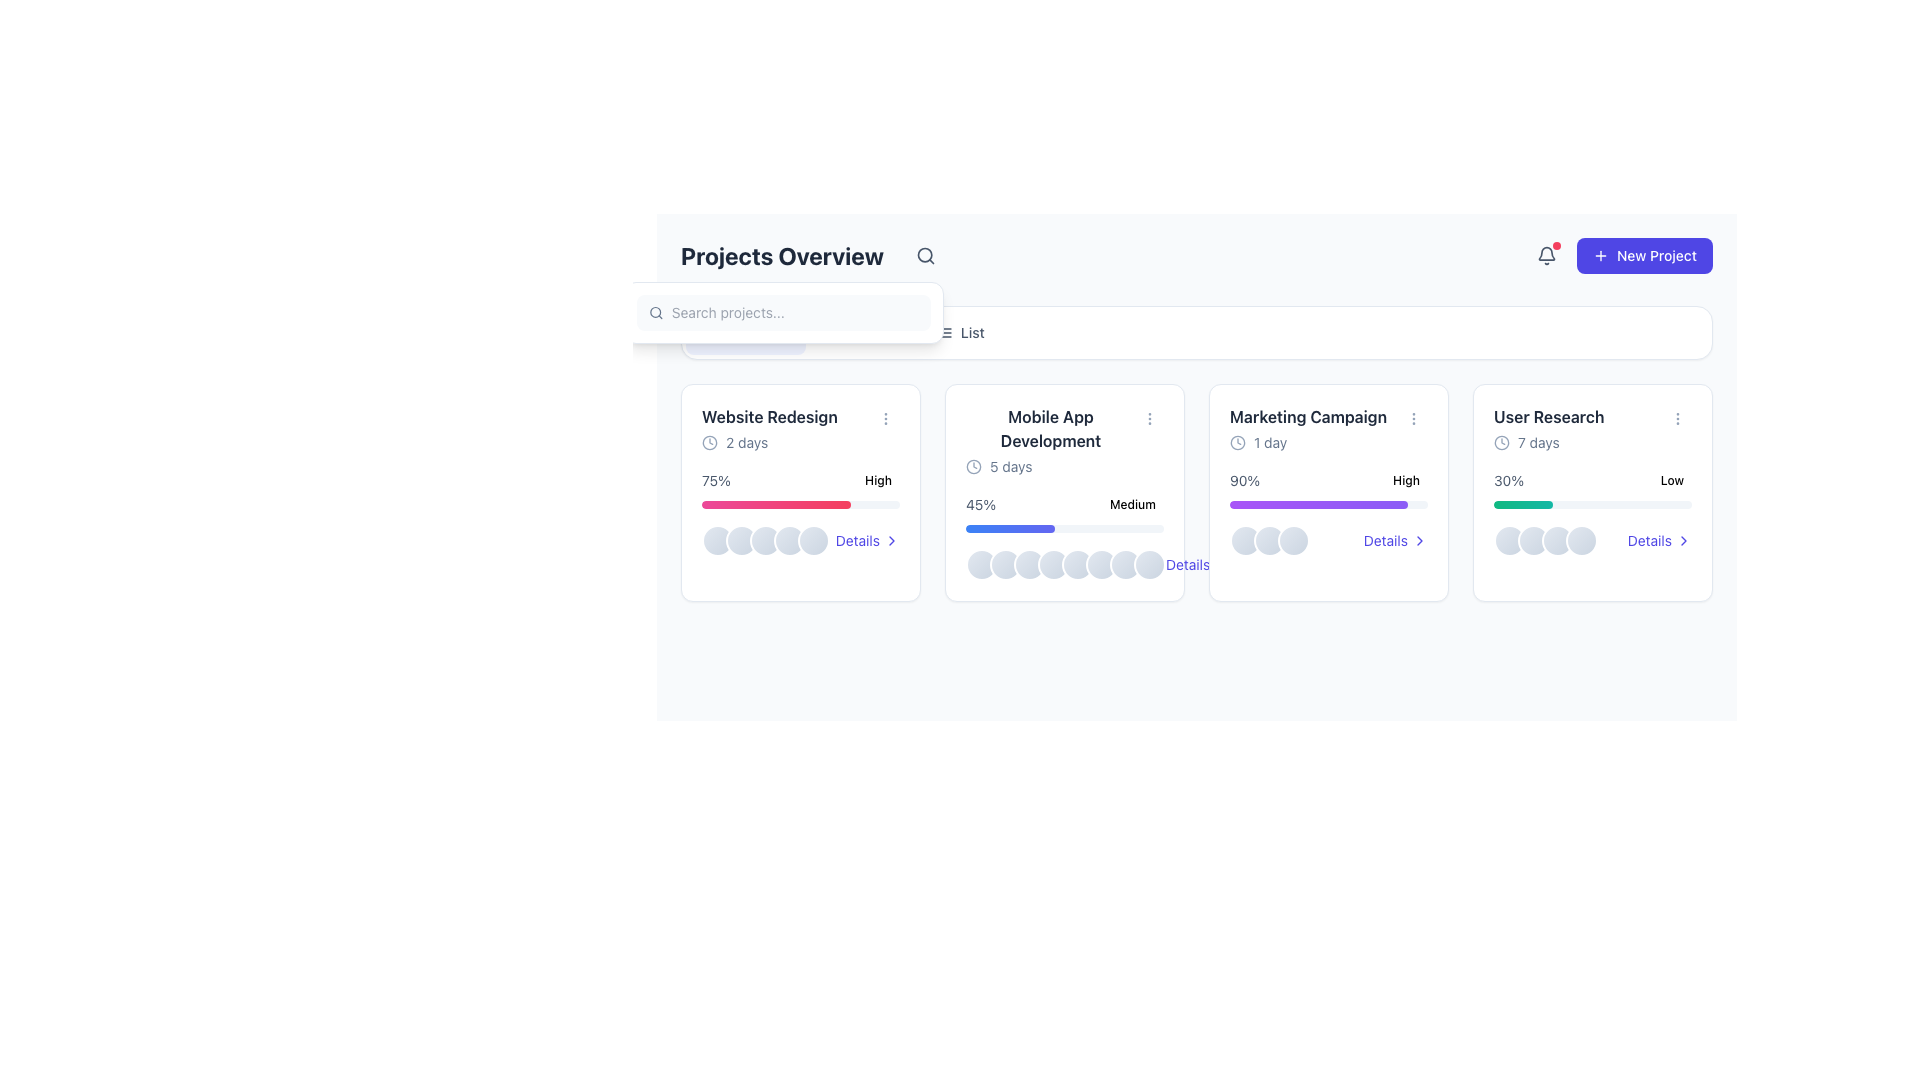 The width and height of the screenshot is (1920, 1080). I want to click on the 'List' view button, which is the third option in the horizontal menu bar at the top-right section of the interface, so click(960, 331).